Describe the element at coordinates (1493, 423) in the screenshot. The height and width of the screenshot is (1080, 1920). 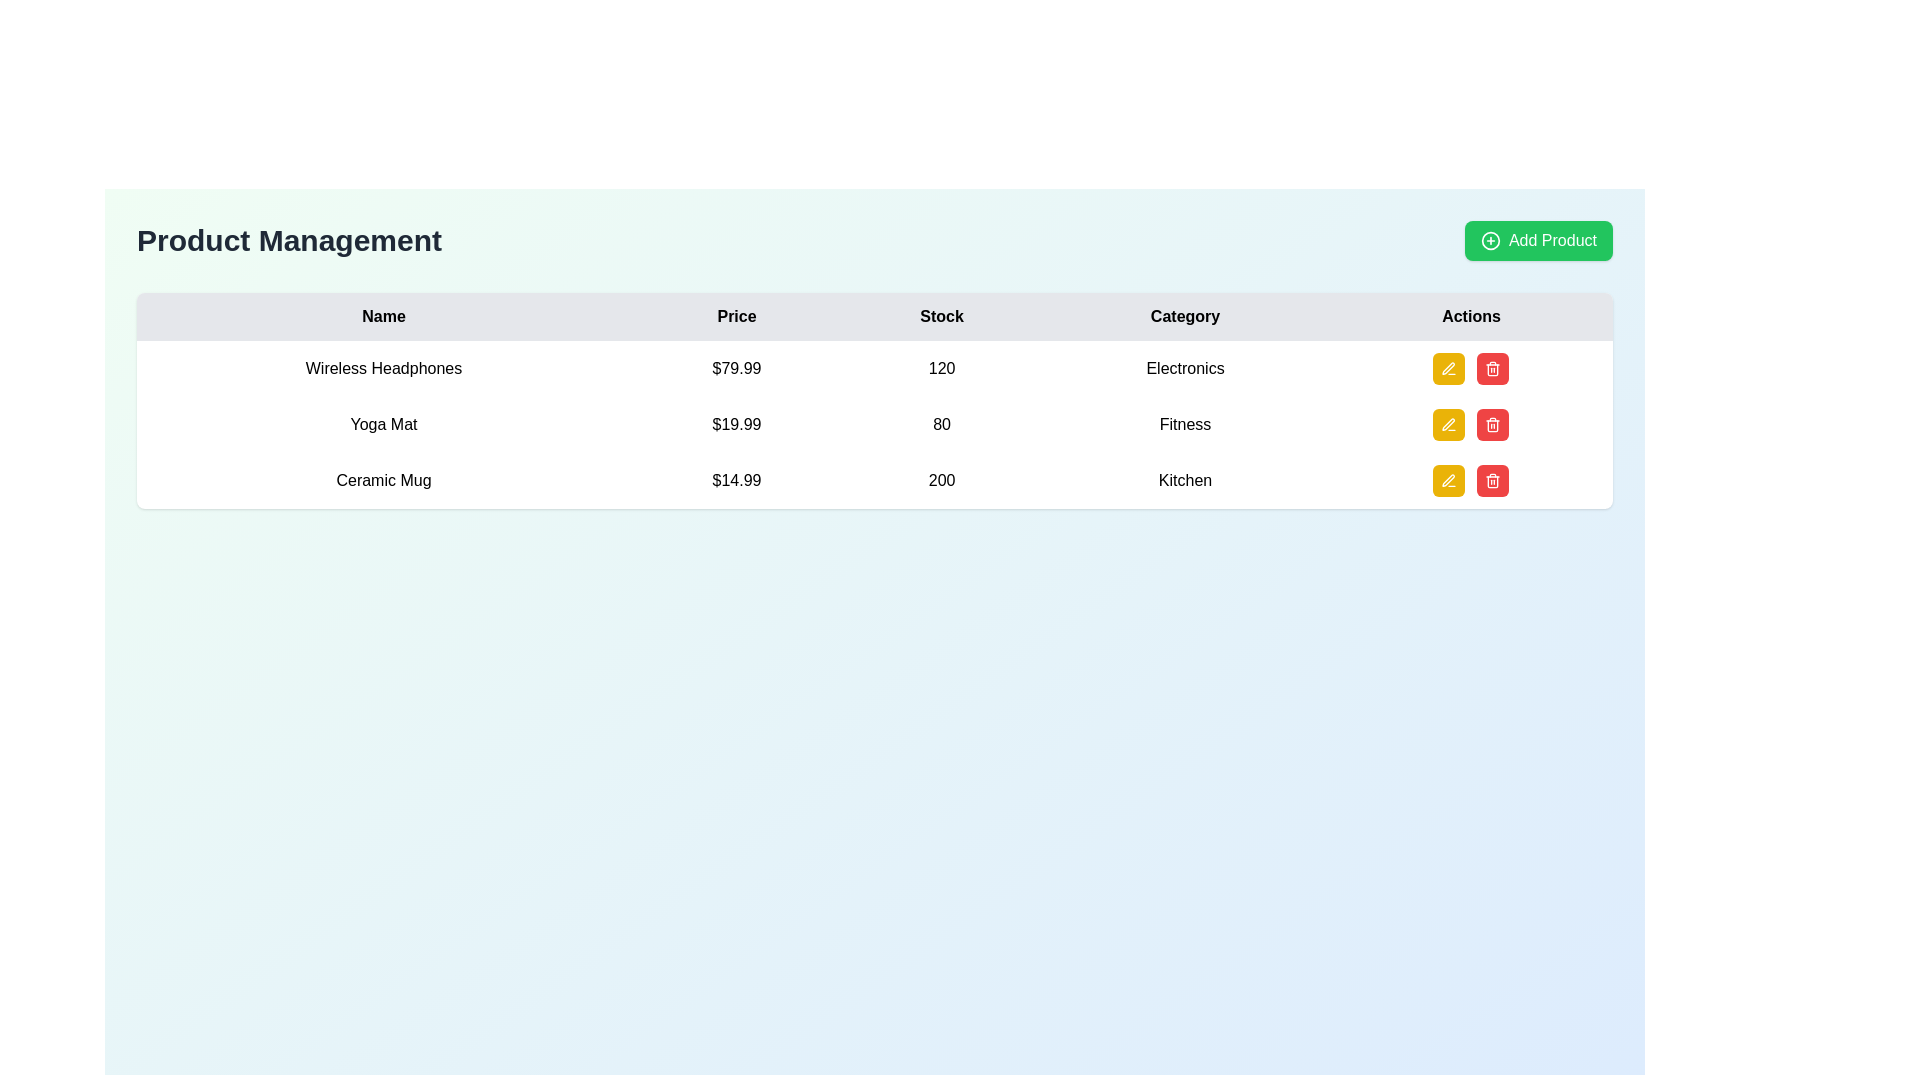
I see `the delete button located in the bottom-most row of the product management table, specifically the second icon in the 'Actions' column` at that location.